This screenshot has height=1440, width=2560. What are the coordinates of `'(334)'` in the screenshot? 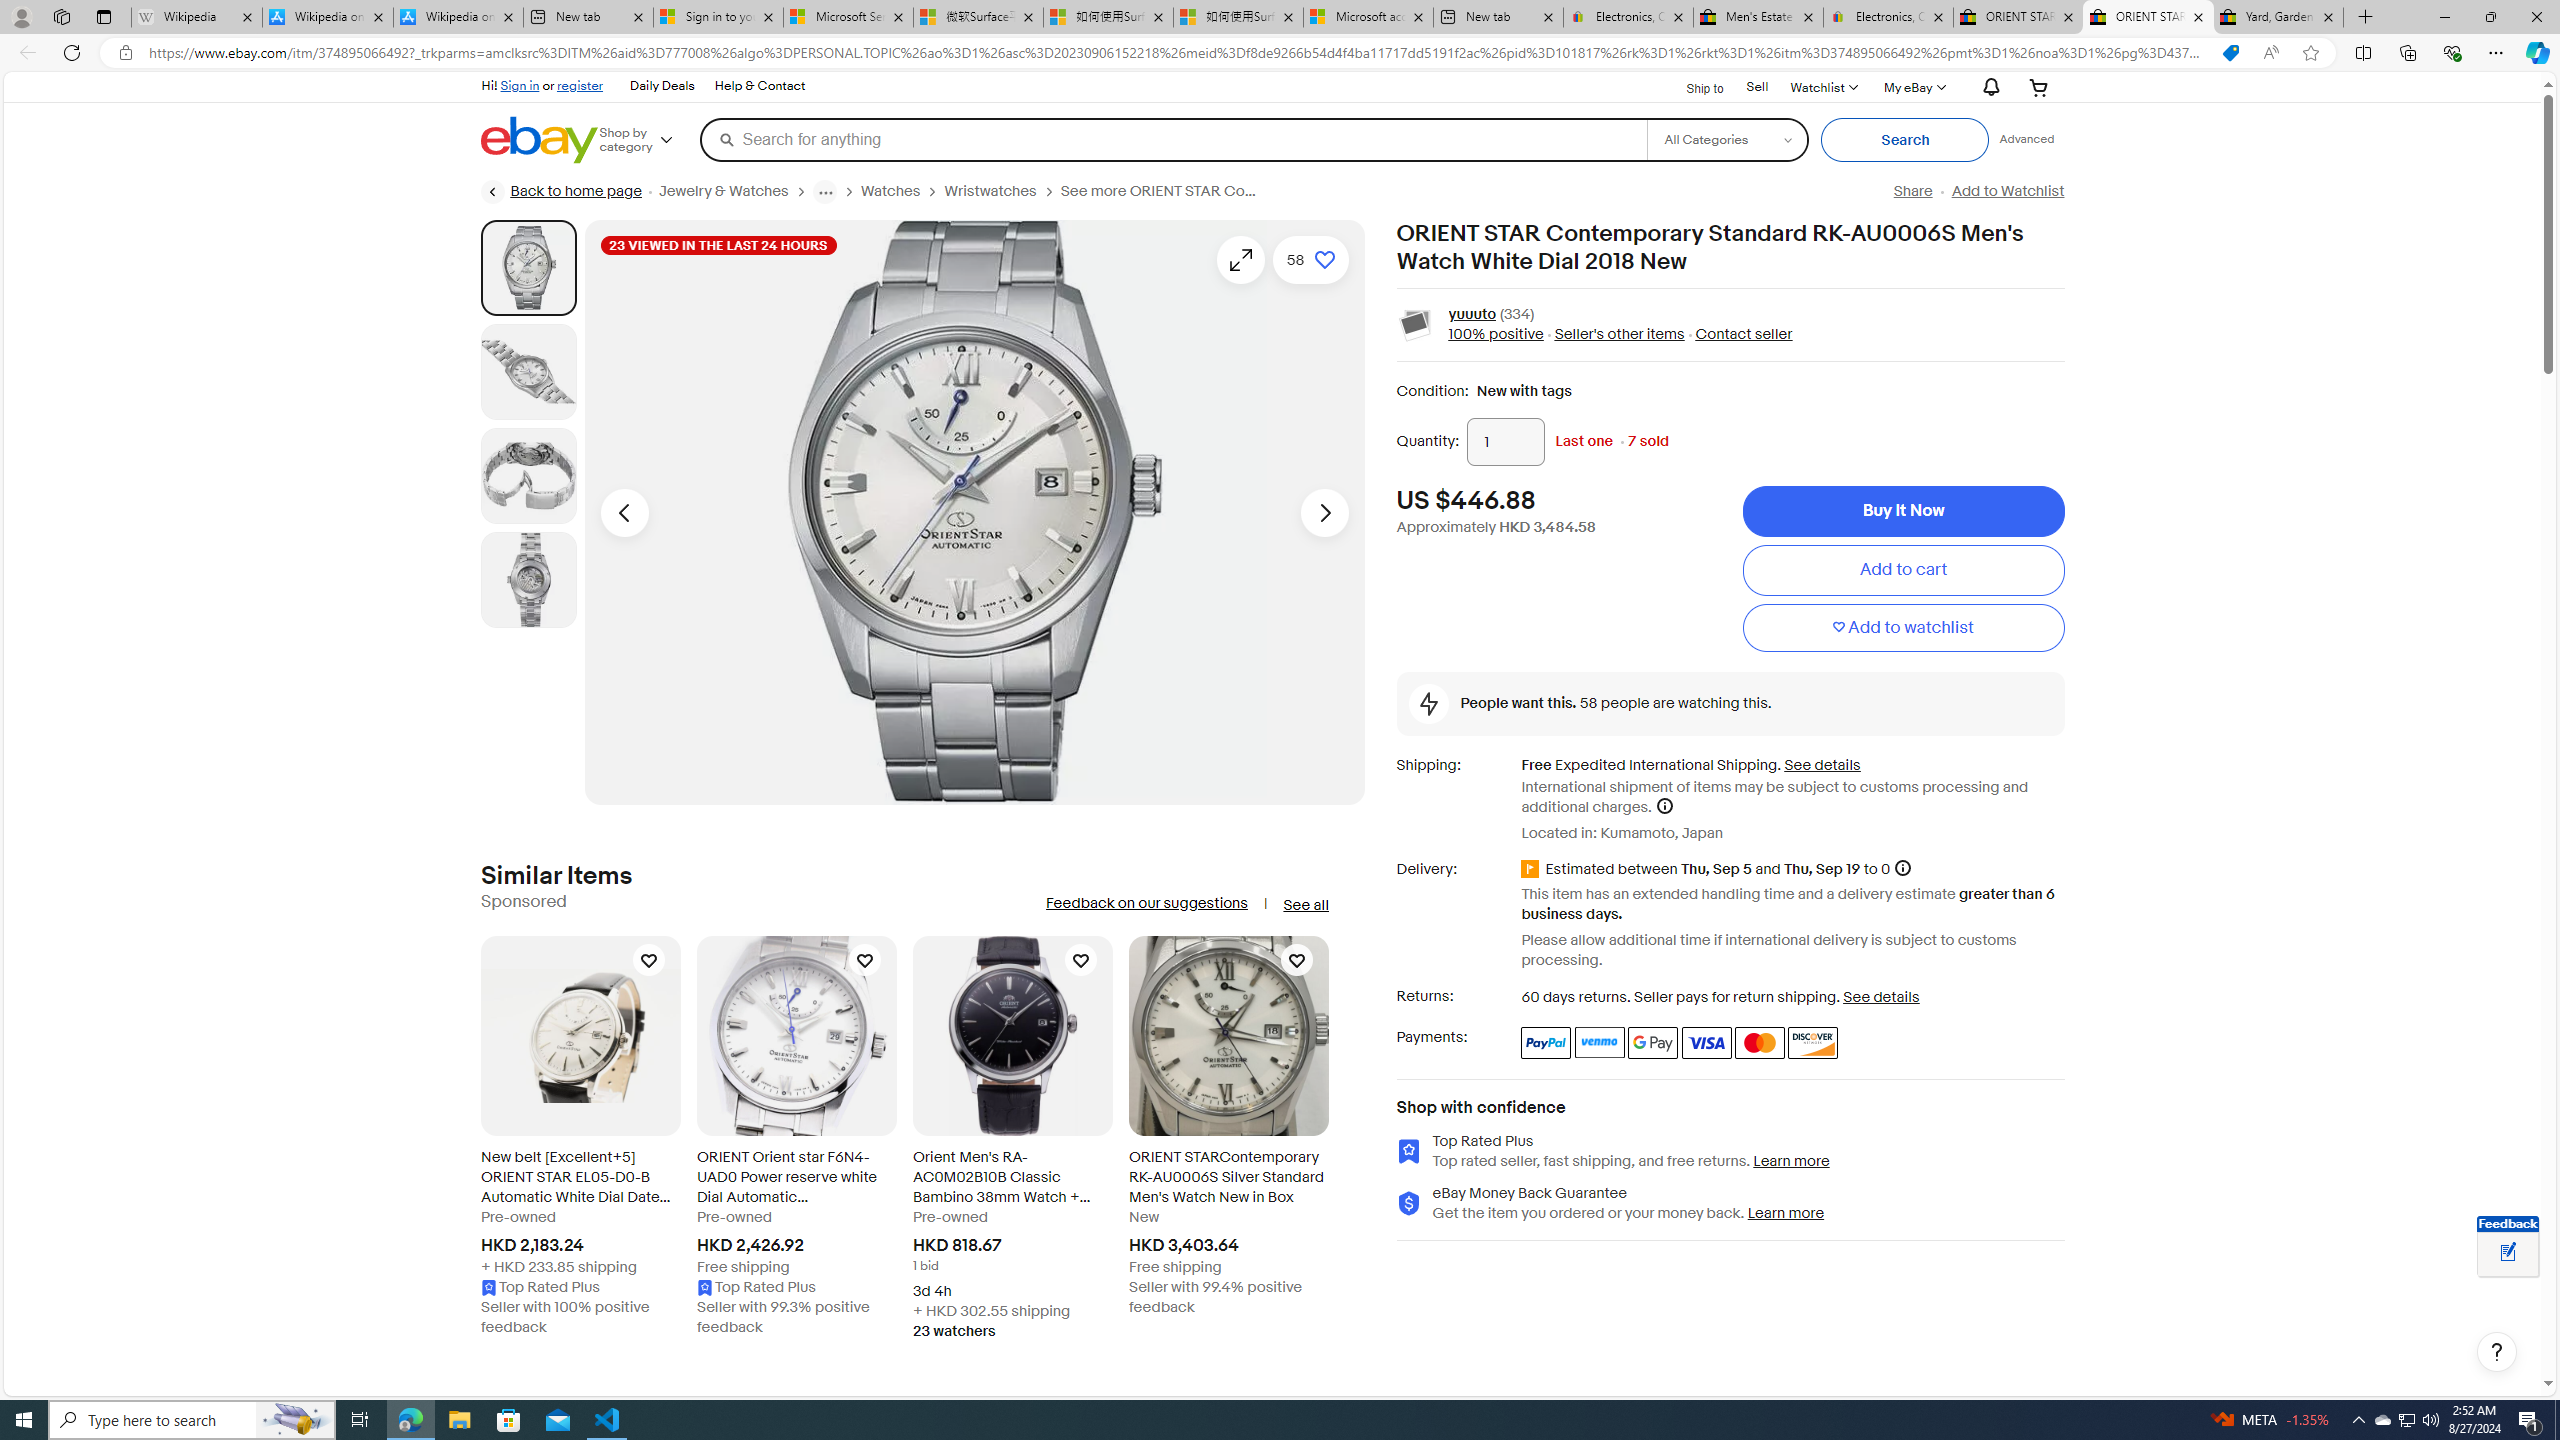 It's located at (1517, 314).